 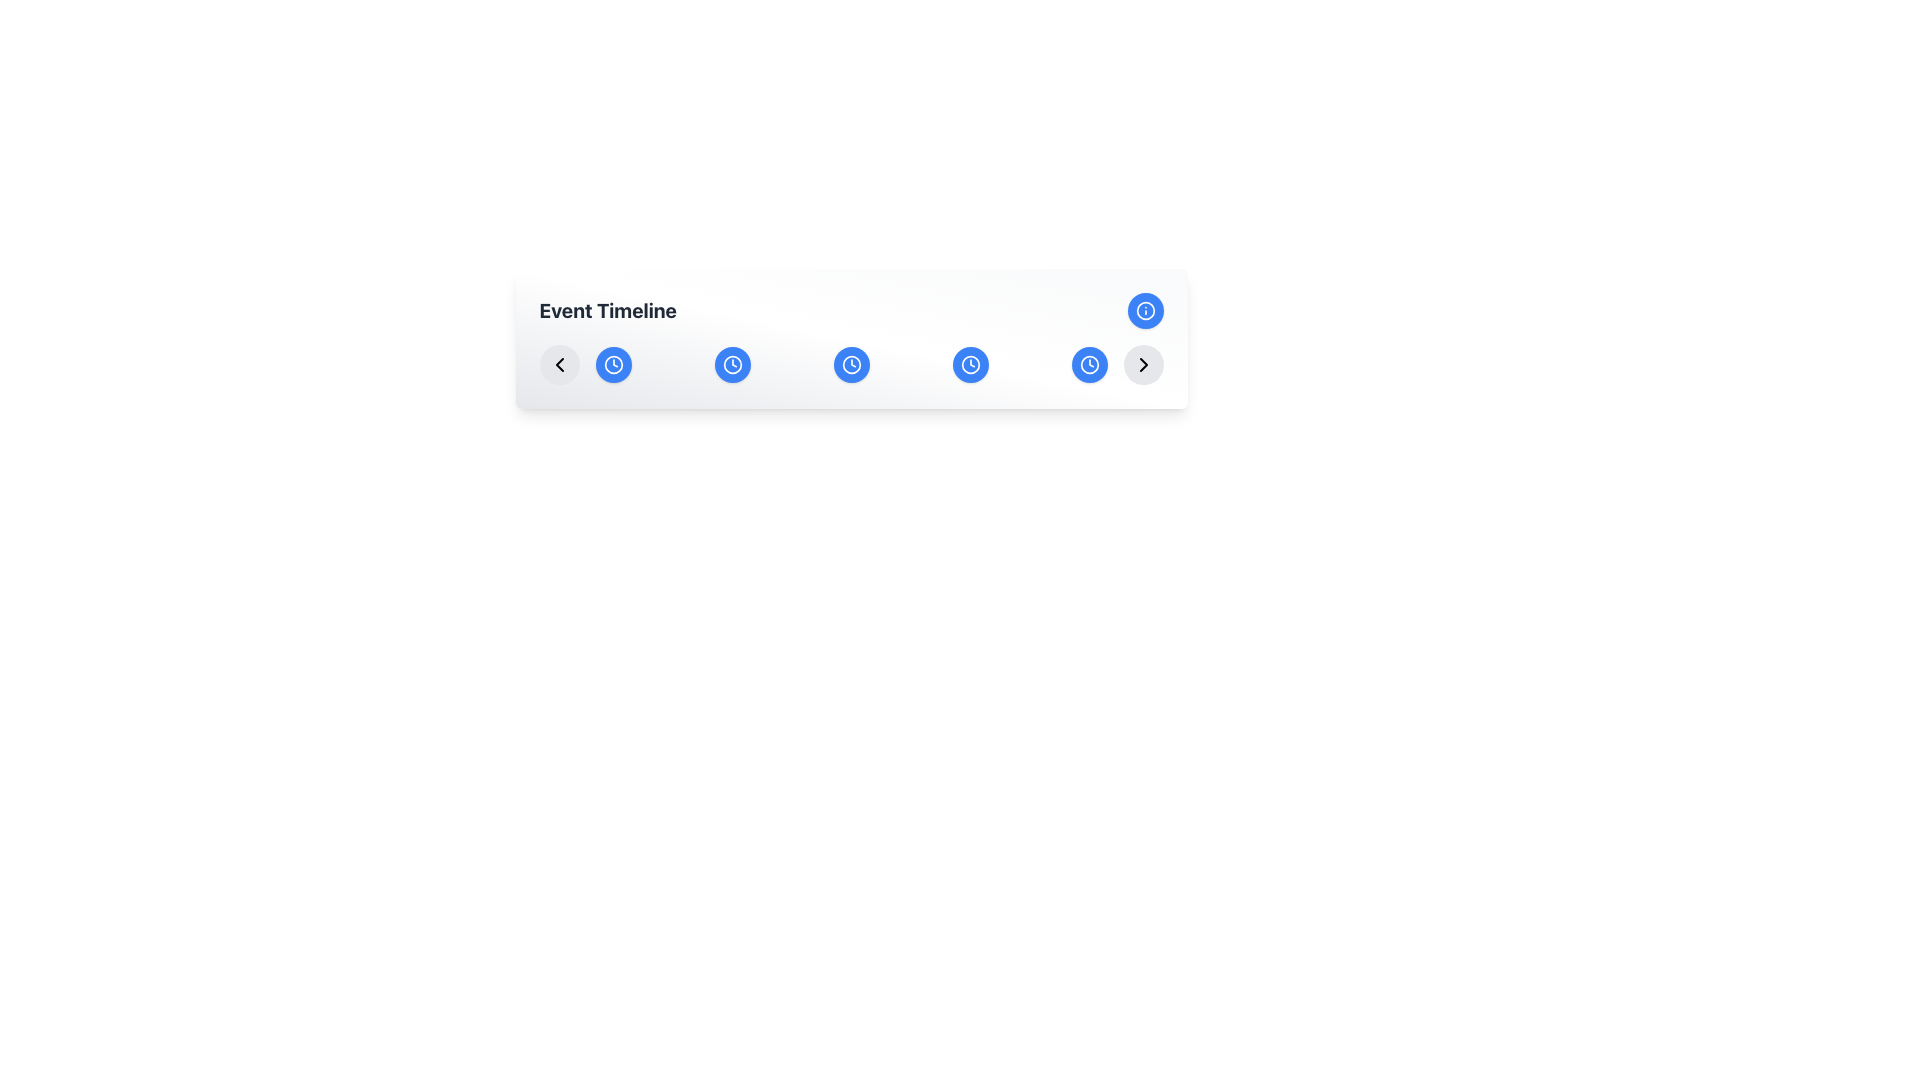 I want to click on the fourth button in the horizontal layout representing an event or time marker for April, so click(x=970, y=365).